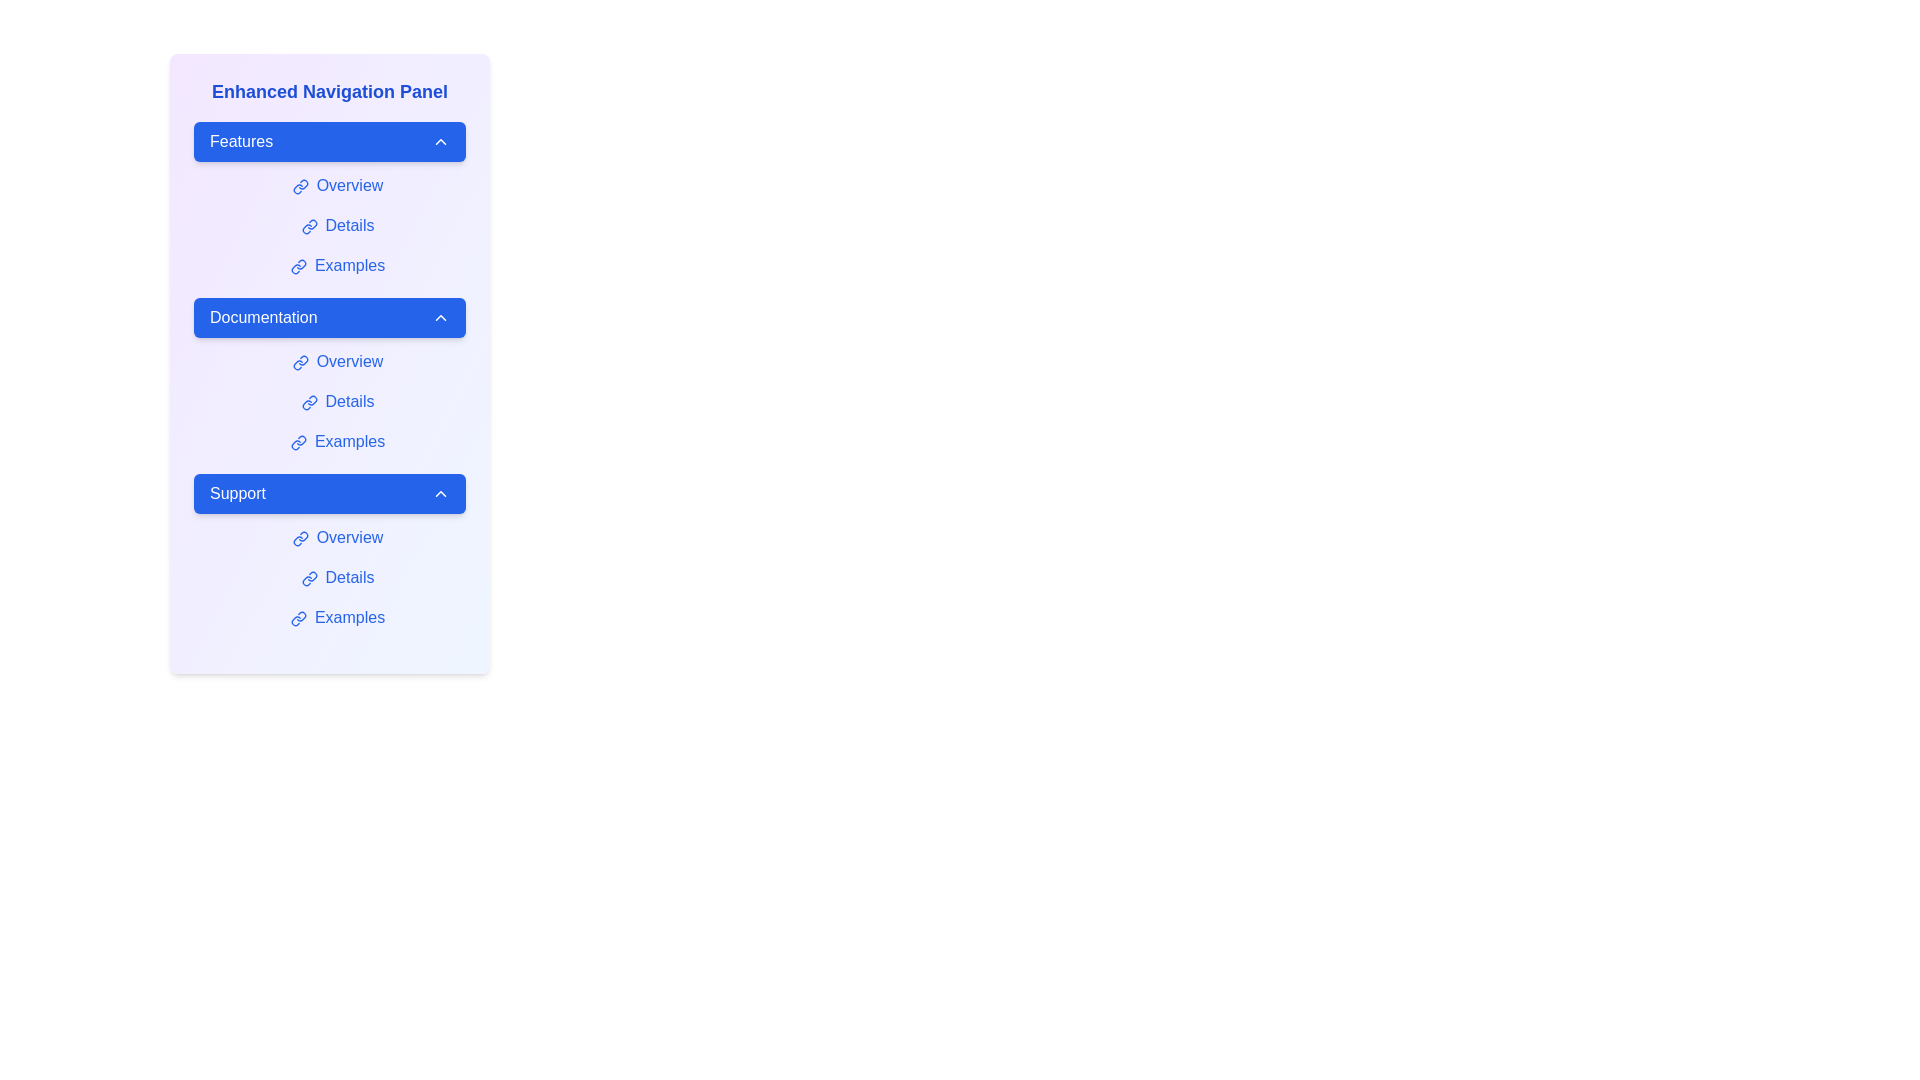 The width and height of the screenshot is (1920, 1080). What do you see at coordinates (337, 578) in the screenshot?
I see `the second link in the 'Support' section, located below the 'Overview' link and above the 'Examples' link` at bounding box center [337, 578].